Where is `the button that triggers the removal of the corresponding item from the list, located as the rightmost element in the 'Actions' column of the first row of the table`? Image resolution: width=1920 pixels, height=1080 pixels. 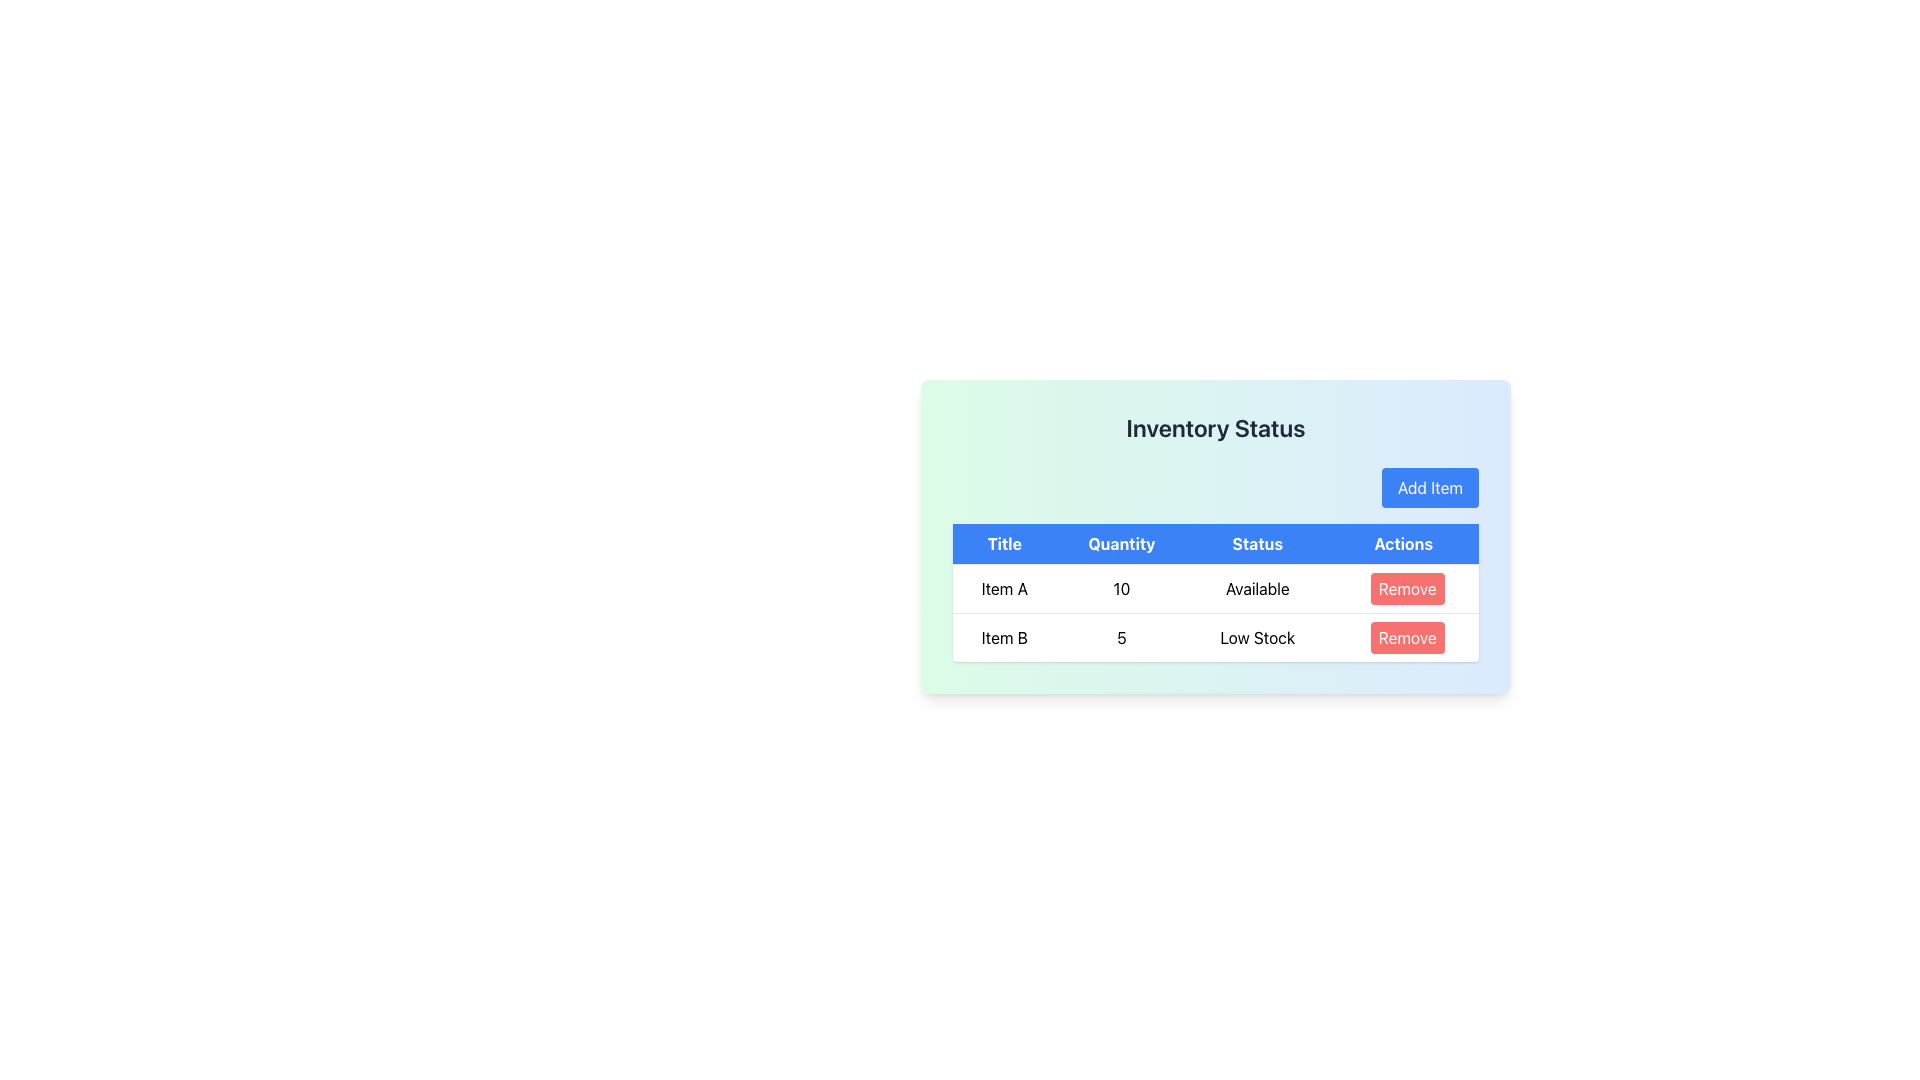
the button that triggers the removal of the corresponding item from the list, located as the rightmost element in the 'Actions' column of the first row of the table is located at coordinates (1406, 588).